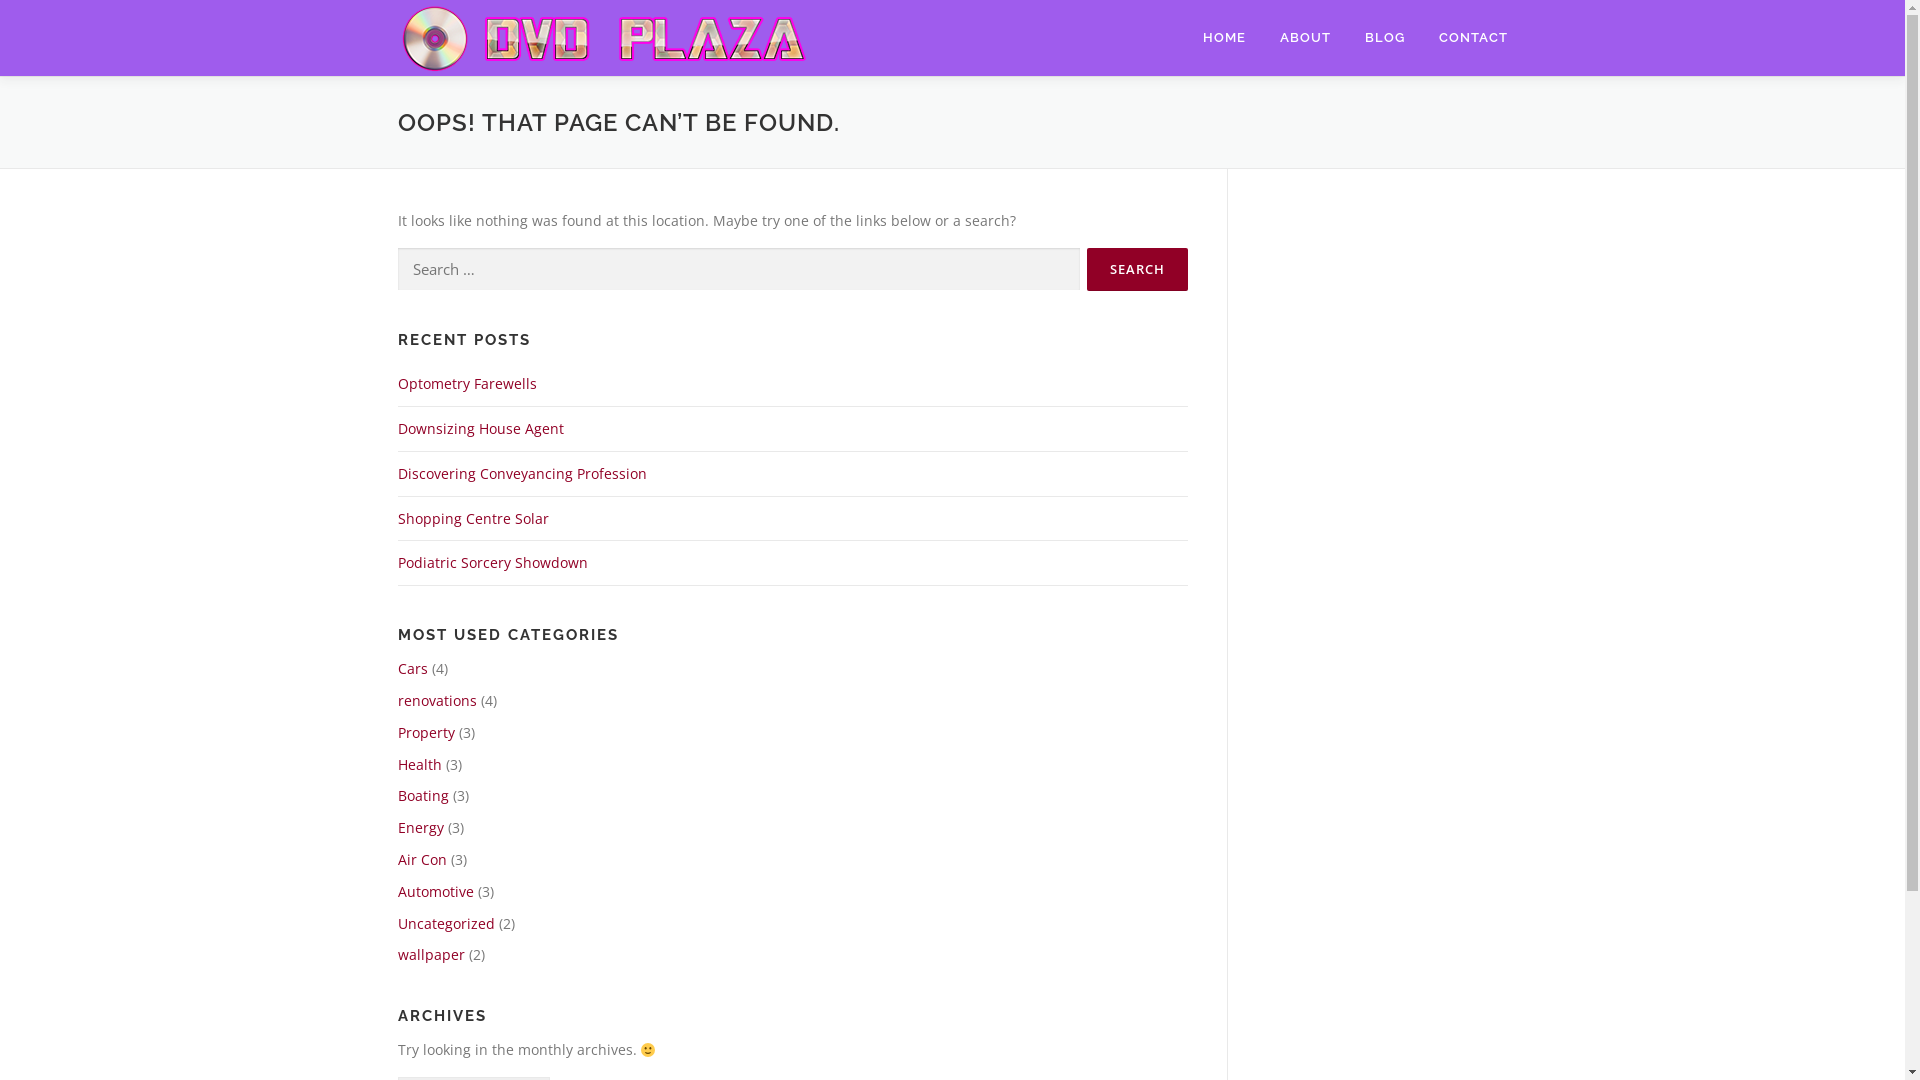  I want to click on 'Uncategorized', so click(398, 923).